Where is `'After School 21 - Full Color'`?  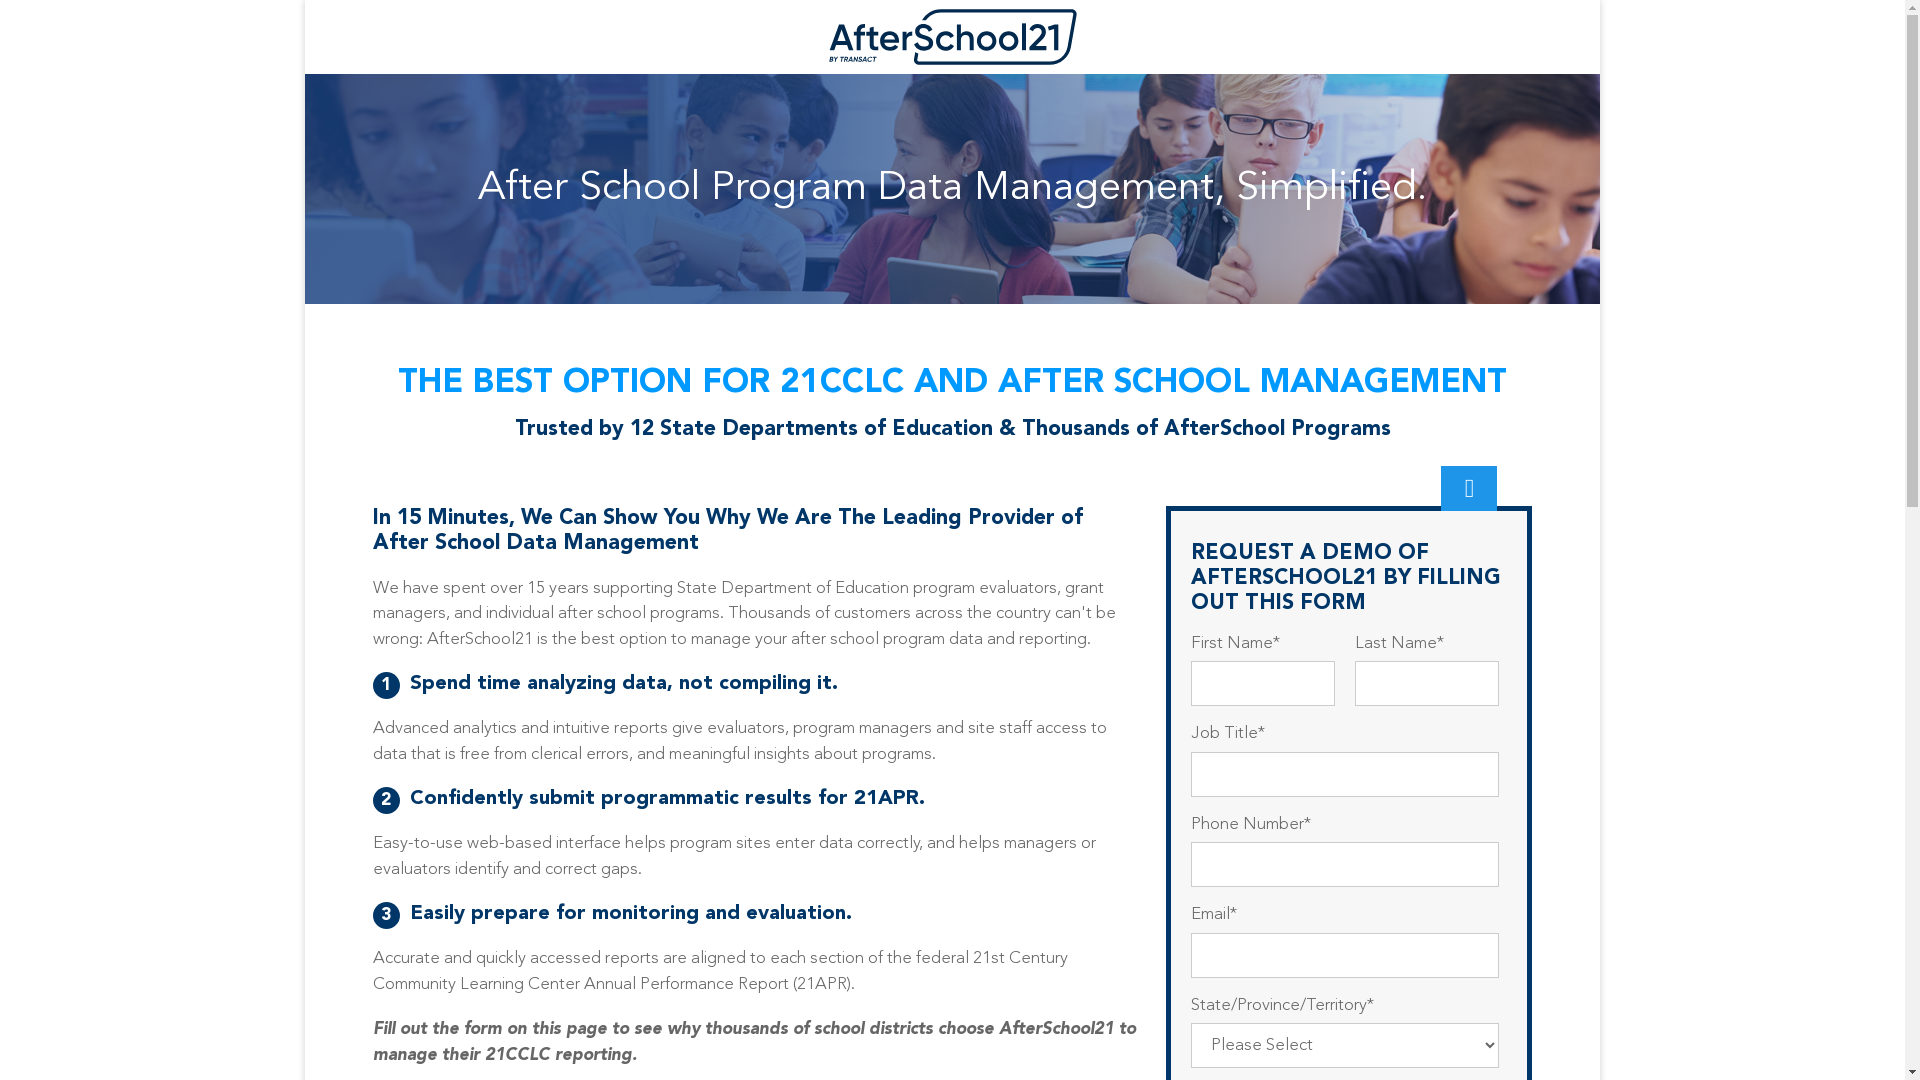
'After School 21 - Full Color' is located at coordinates (952, 37).